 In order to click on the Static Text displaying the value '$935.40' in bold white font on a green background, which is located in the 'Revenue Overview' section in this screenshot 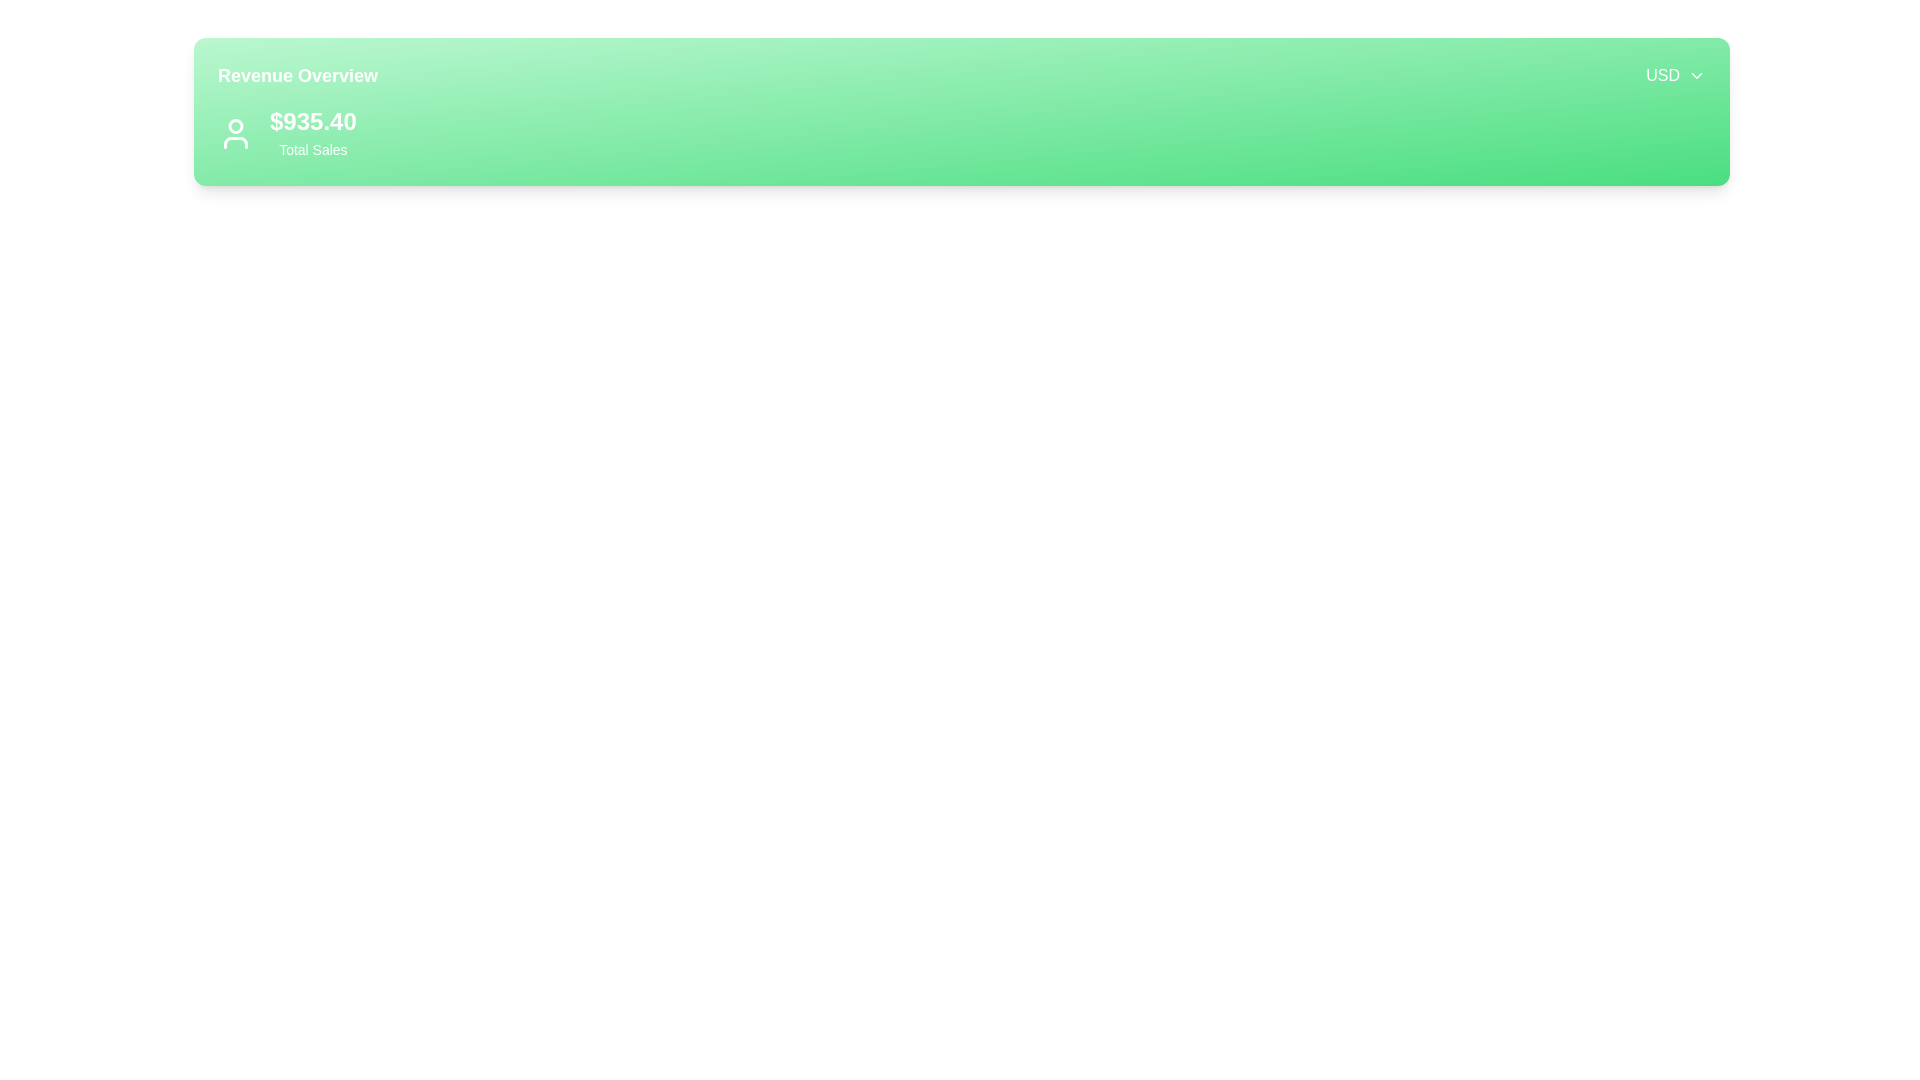, I will do `click(312, 122)`.